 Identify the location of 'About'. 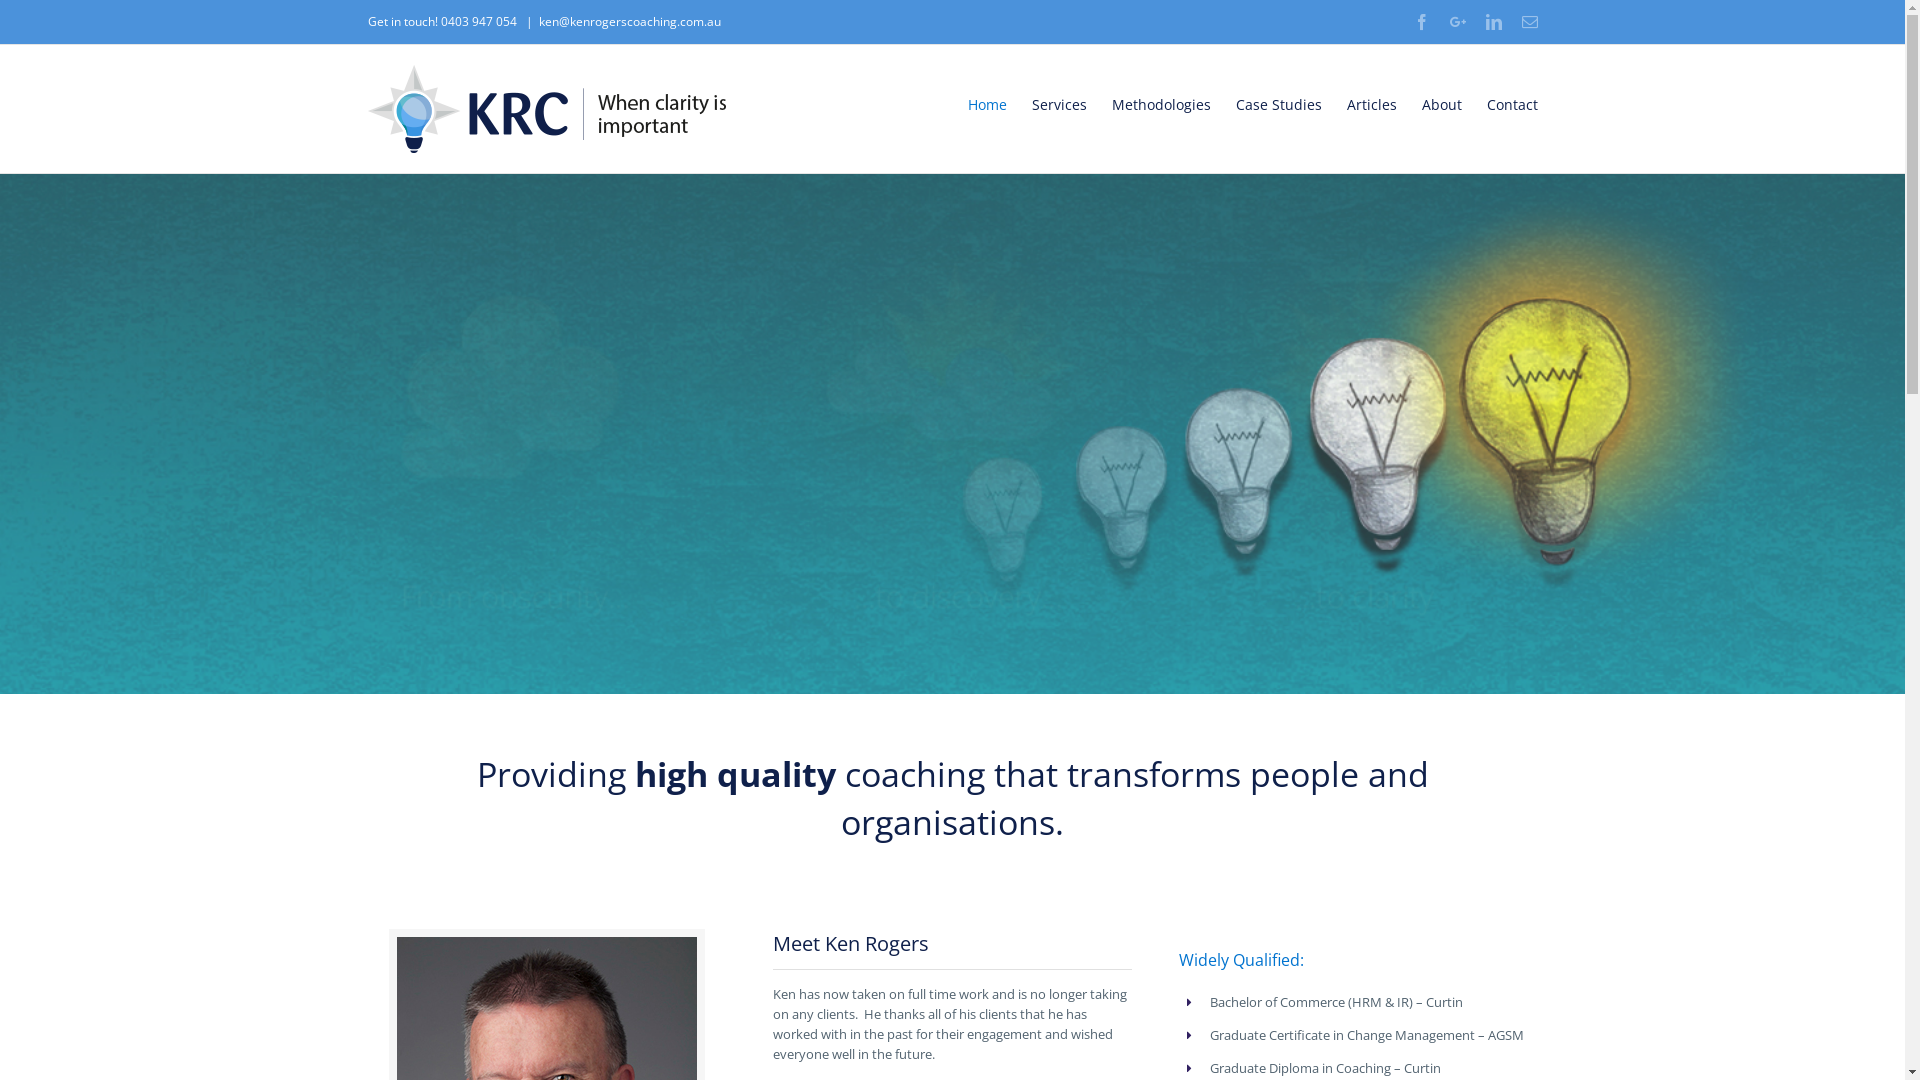
(1441, 104).